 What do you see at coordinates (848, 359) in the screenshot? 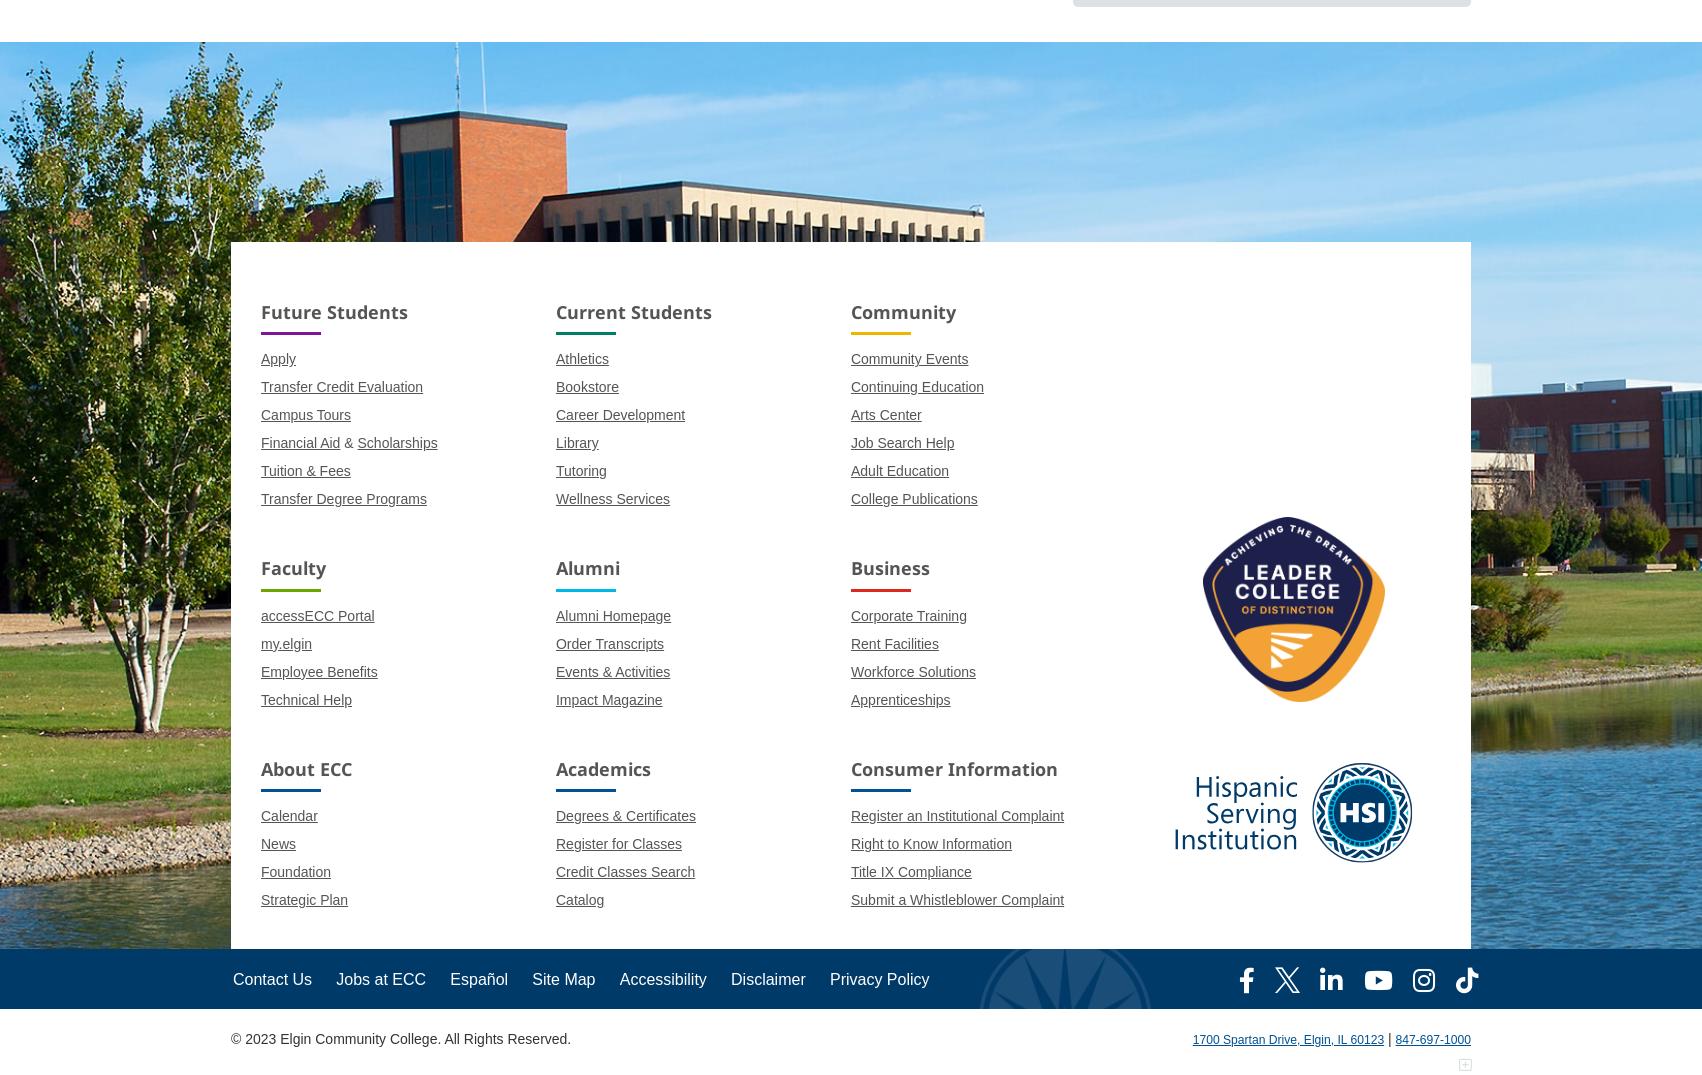
I see `'Community Events'` at bounding box center [848, 359].